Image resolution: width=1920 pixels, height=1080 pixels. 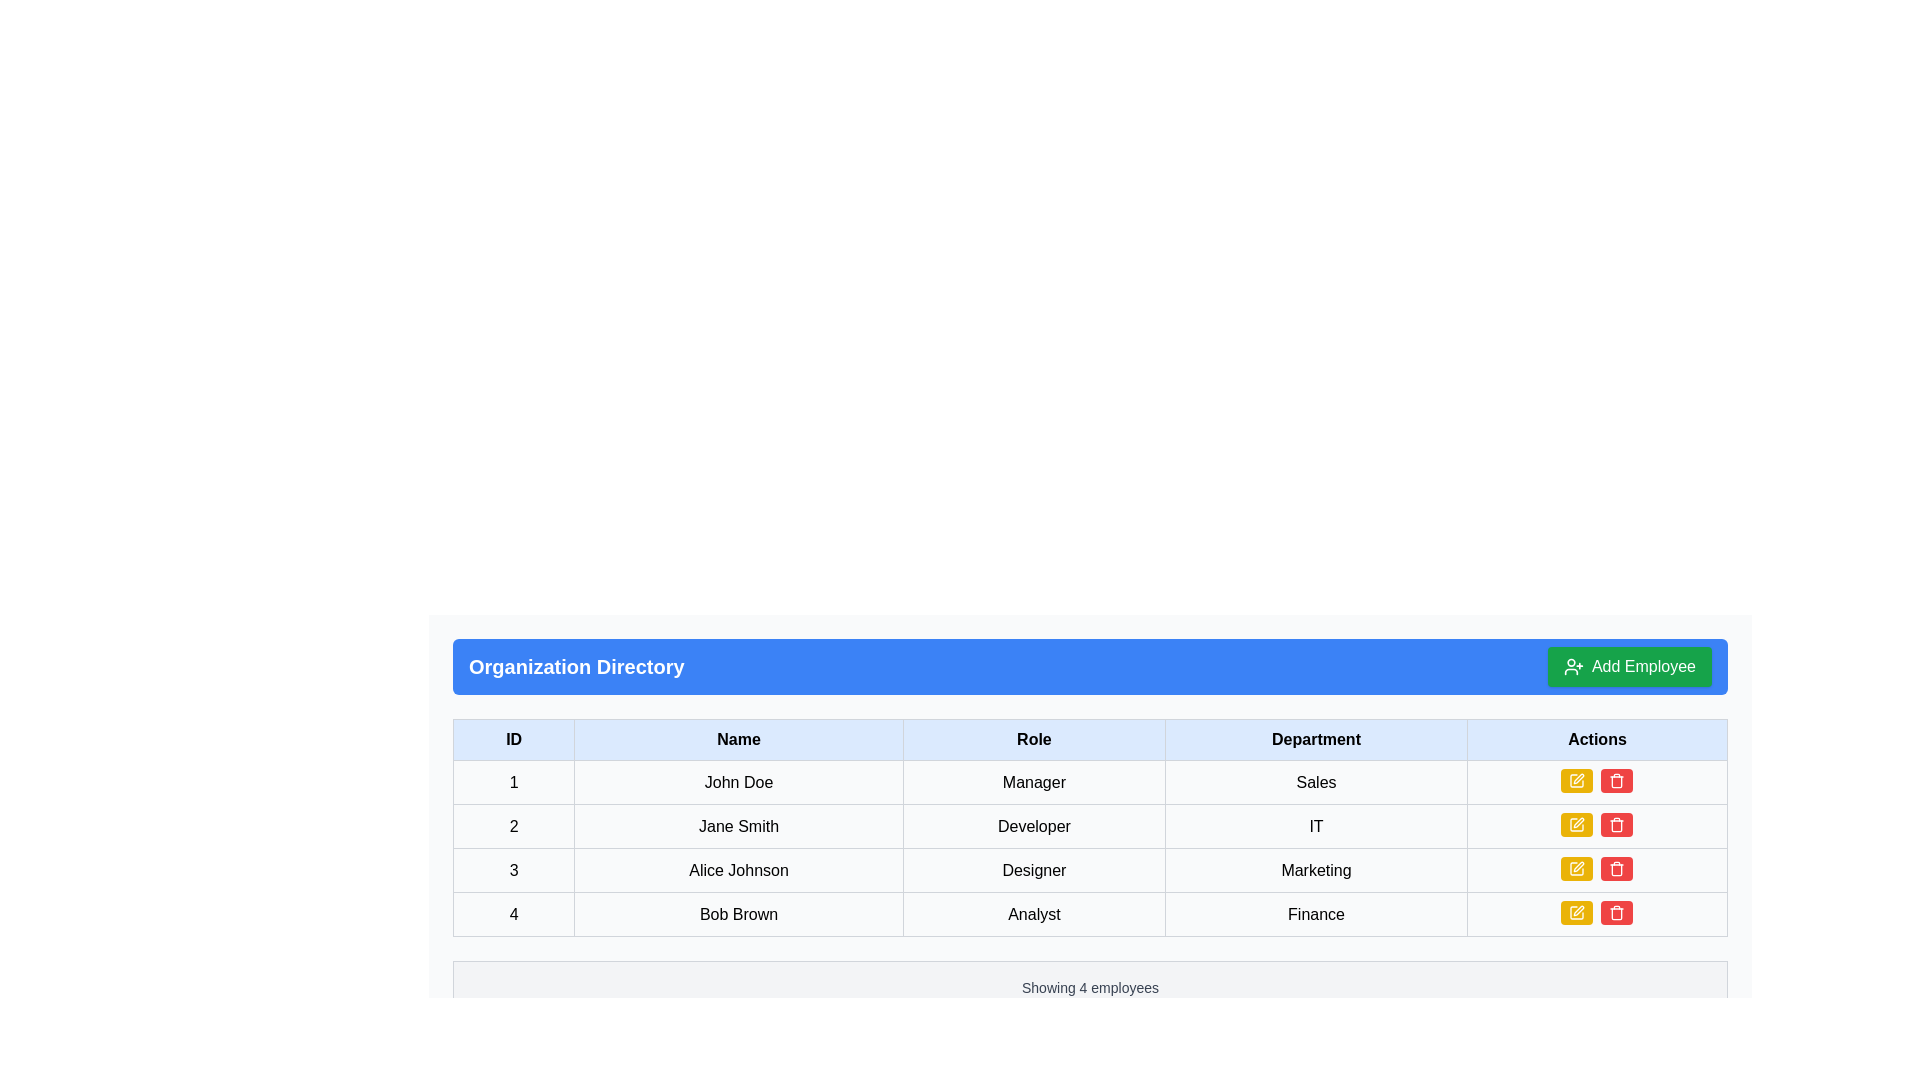 What do you see at coordinates (514, 869) in the screenshot?
I see `the table cell displaying the ID number '3' for Alice Johnson, which is located in the first cell of the third row under the 'ID' column` at bounding box center [514, 869].